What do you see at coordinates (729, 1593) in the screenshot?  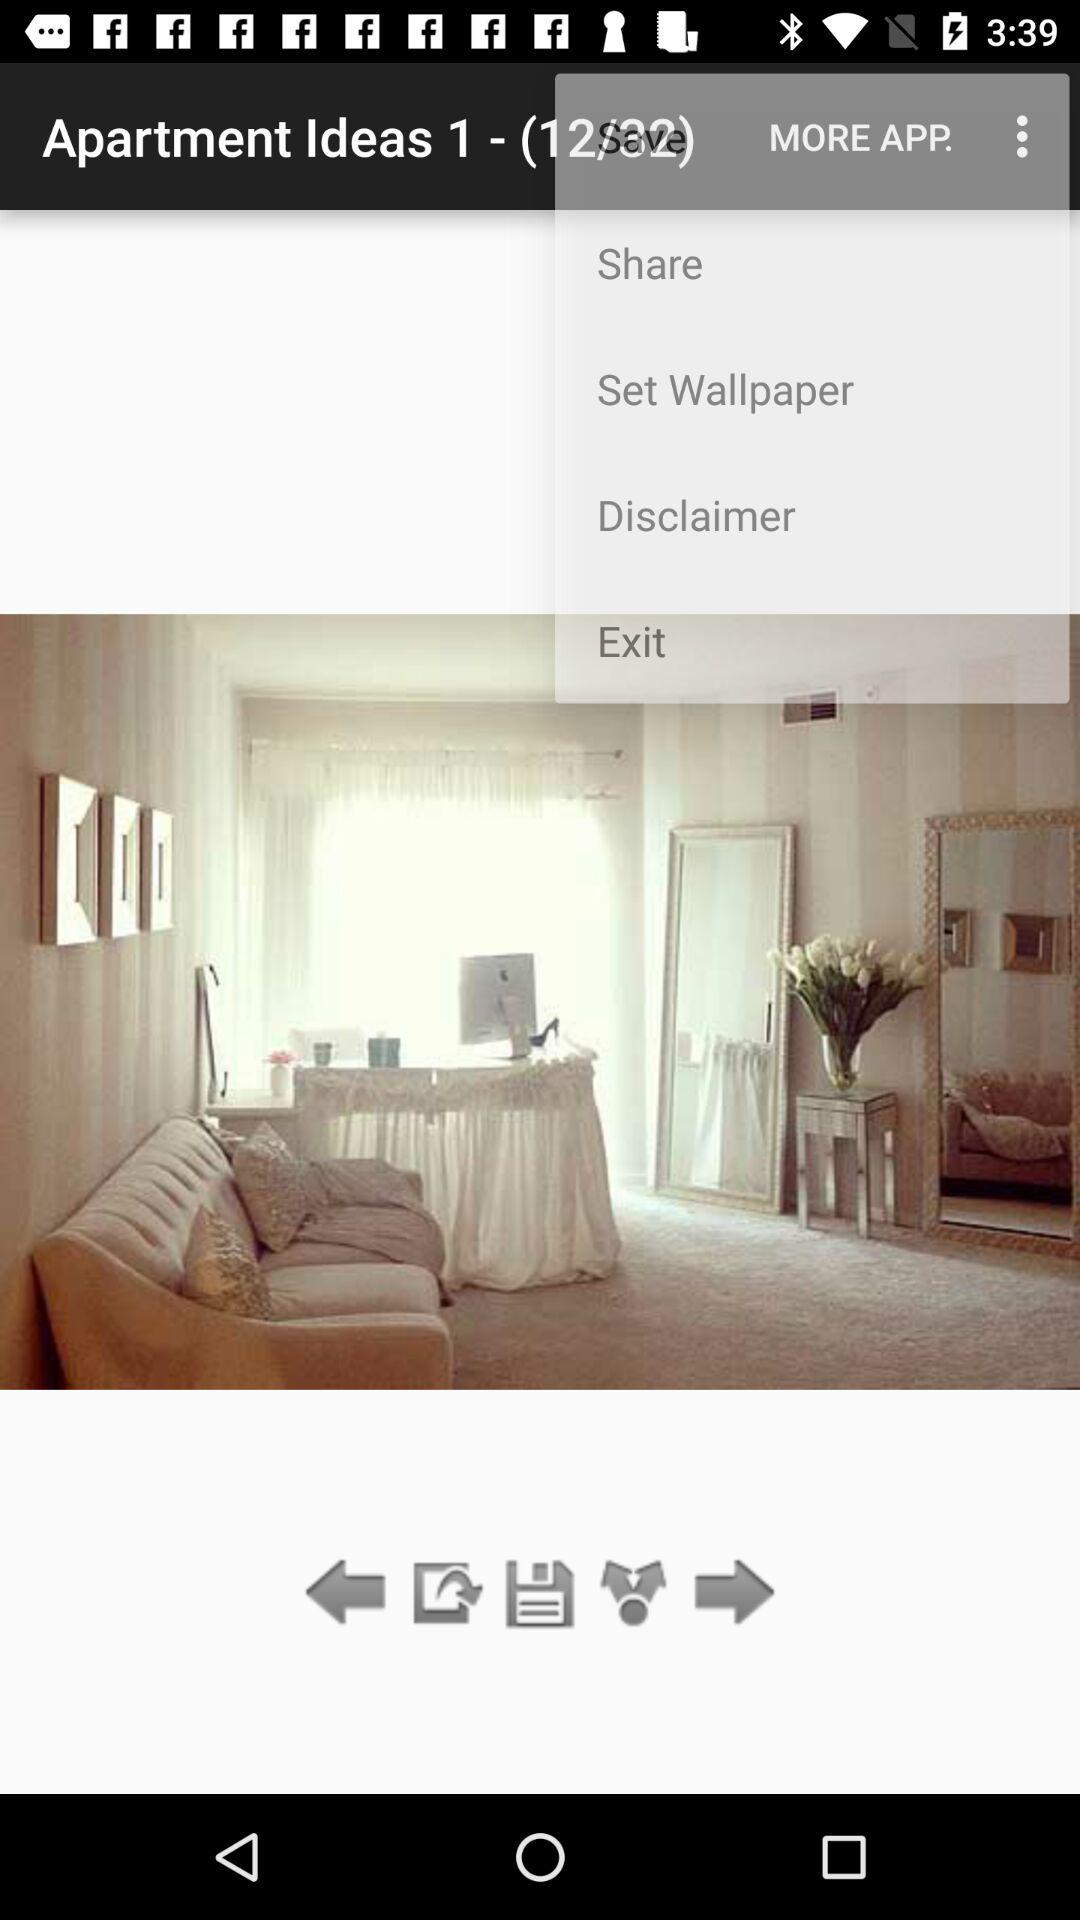 I see `the arrow_forward icon` at bounding box center [729, 1593].